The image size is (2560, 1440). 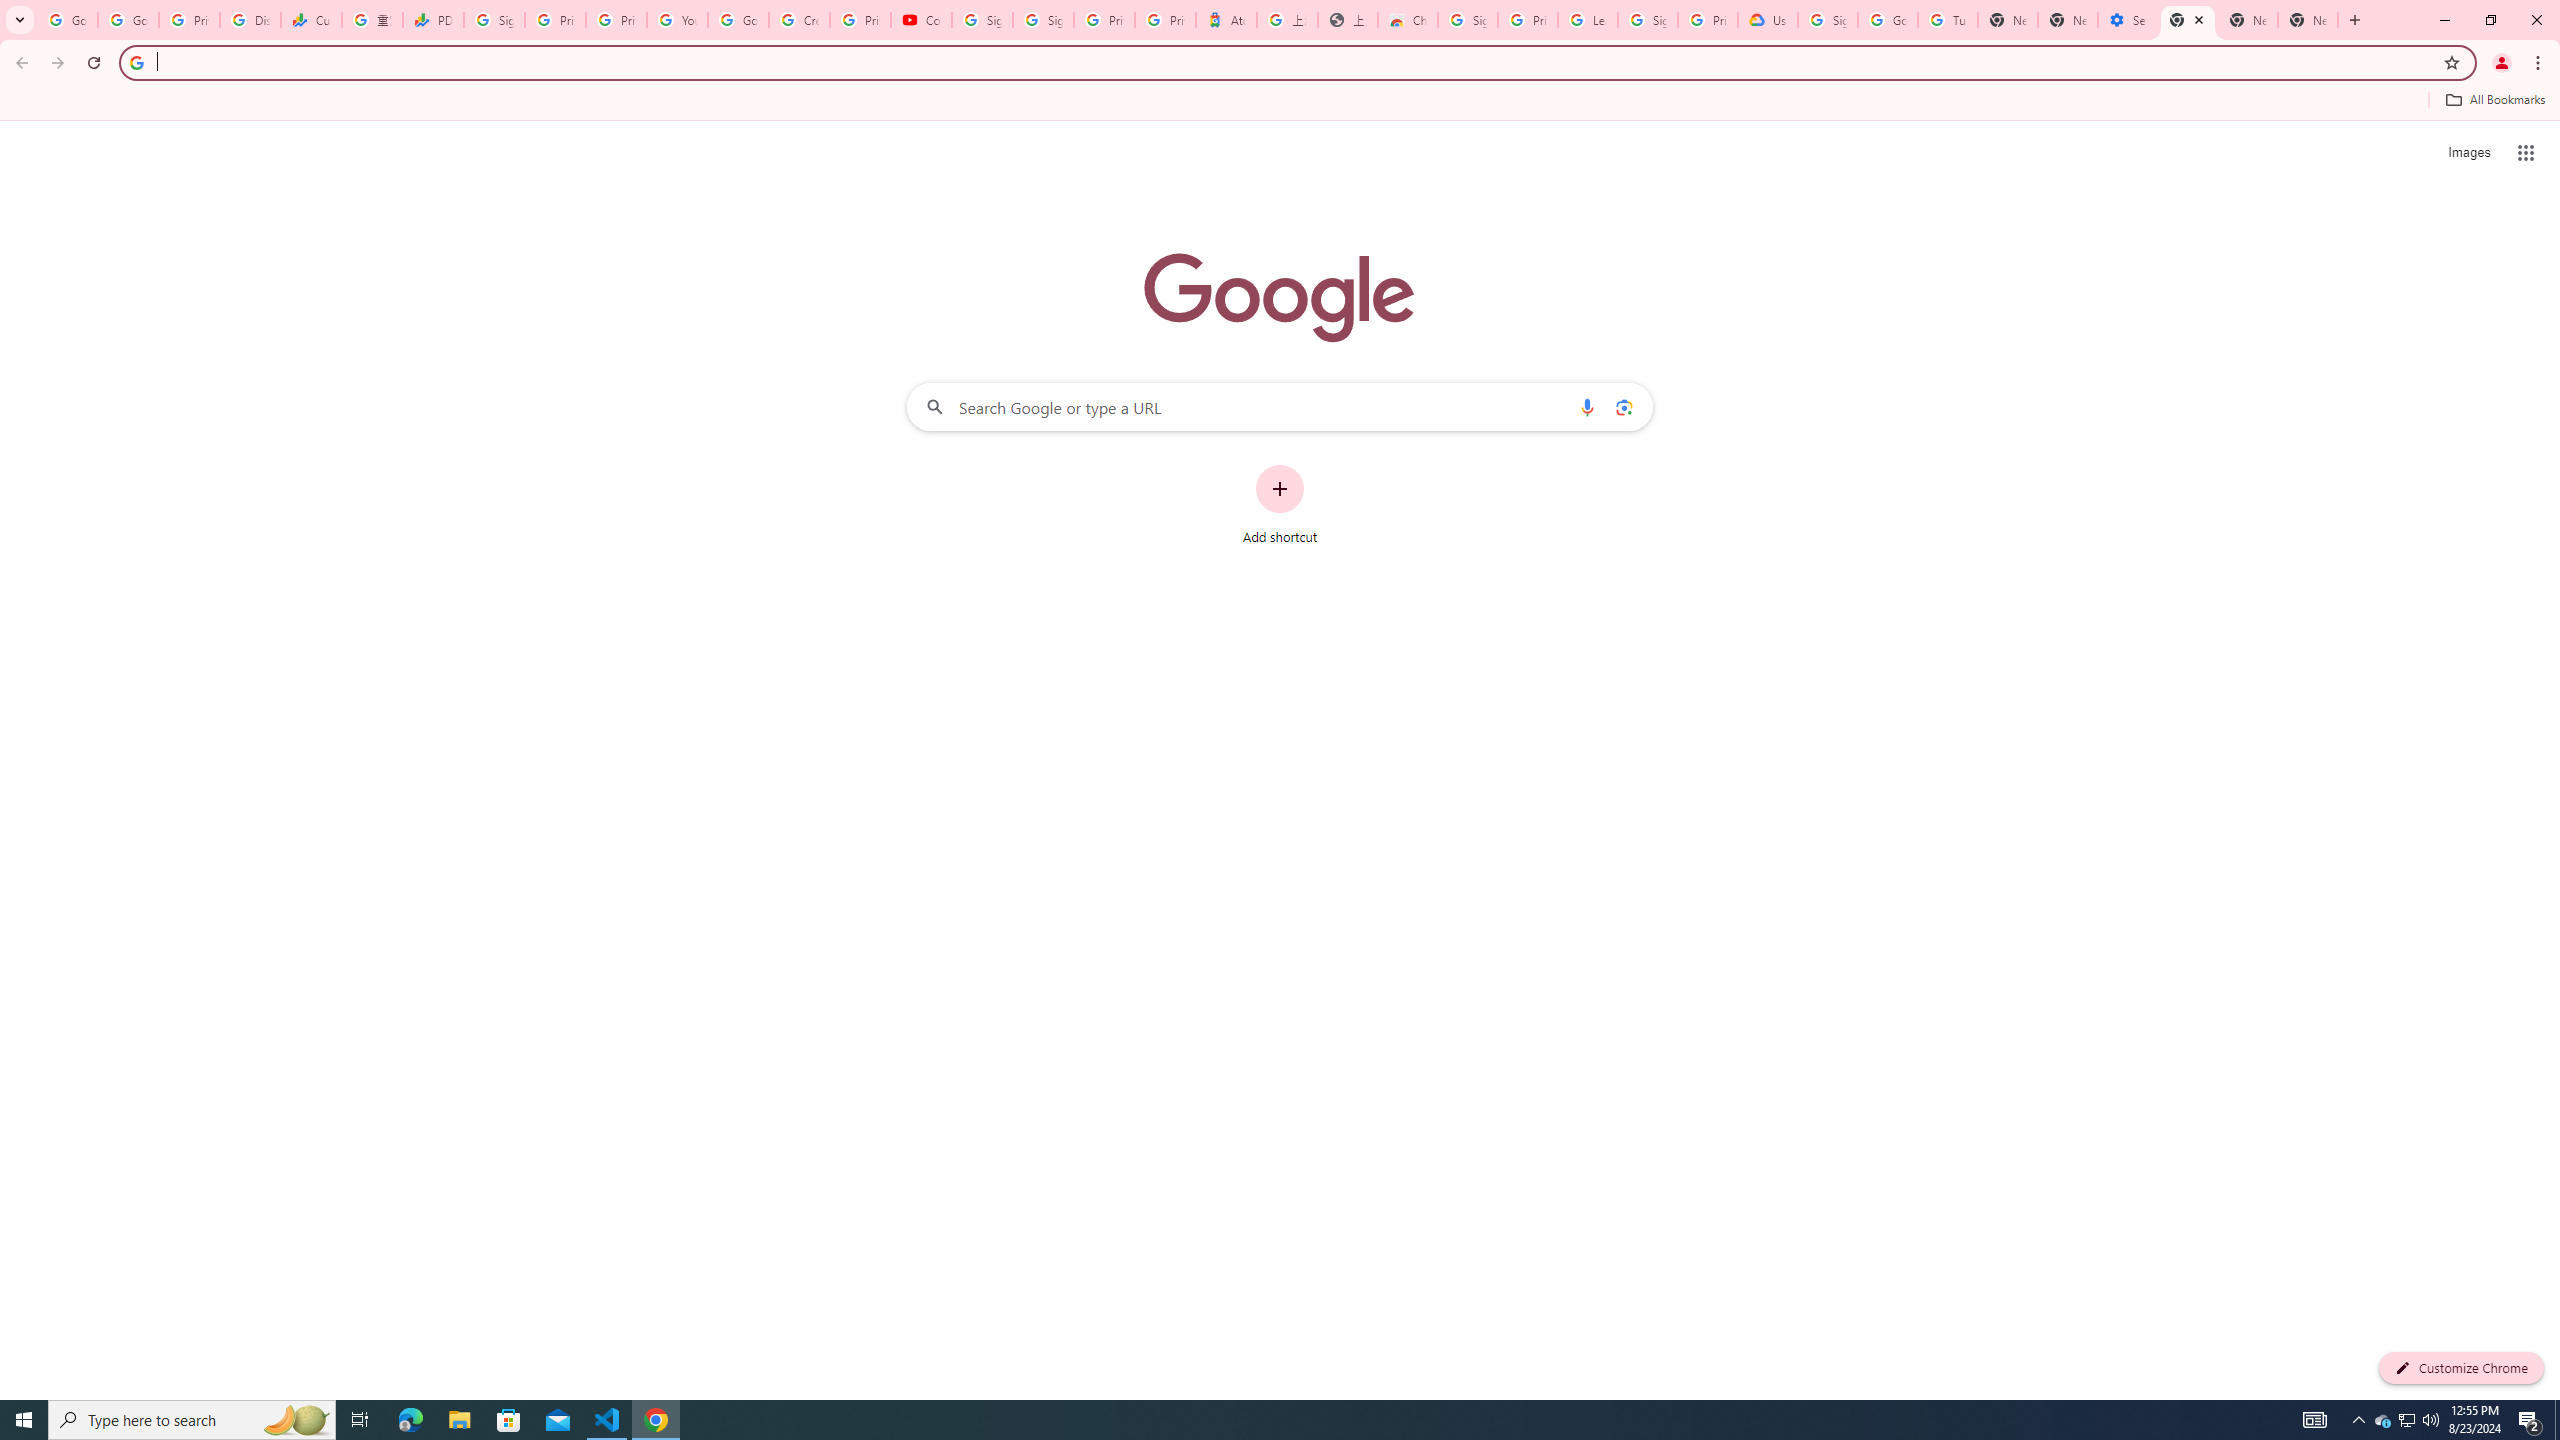 I want to click on 'Search Google or type a URL', so click(x=1280, y=405).